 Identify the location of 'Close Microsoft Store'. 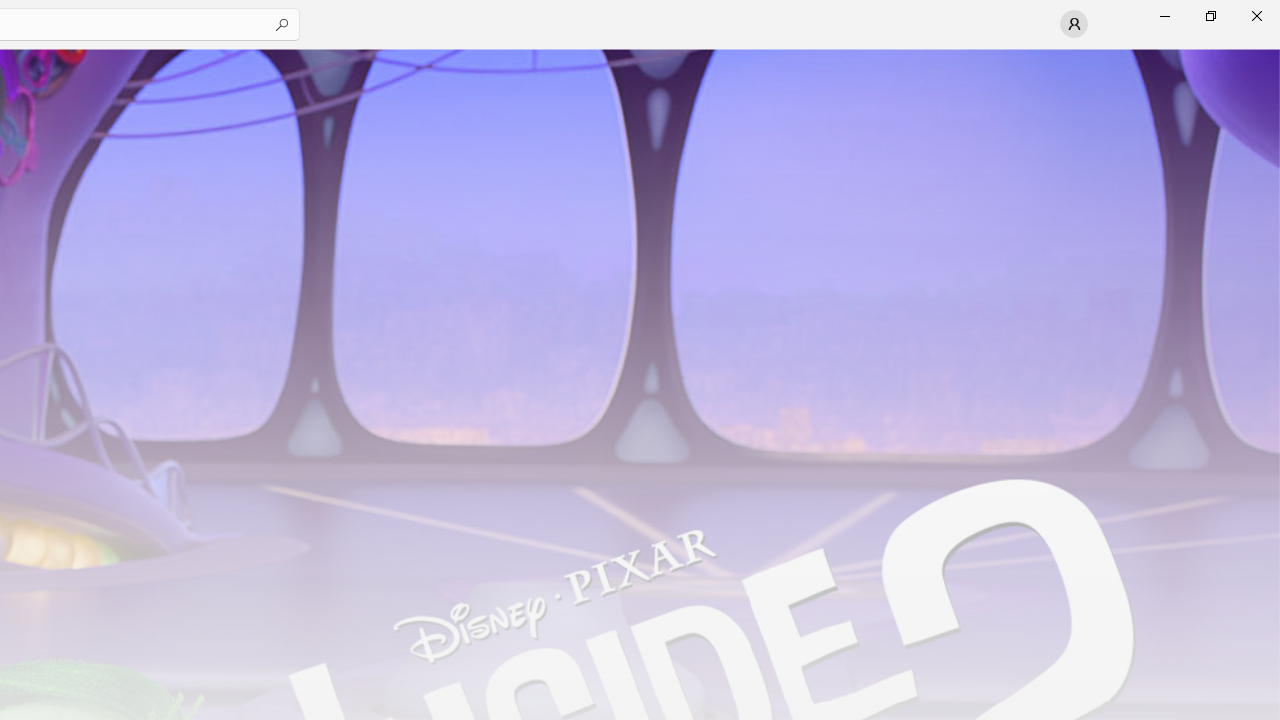
(1255, 15).